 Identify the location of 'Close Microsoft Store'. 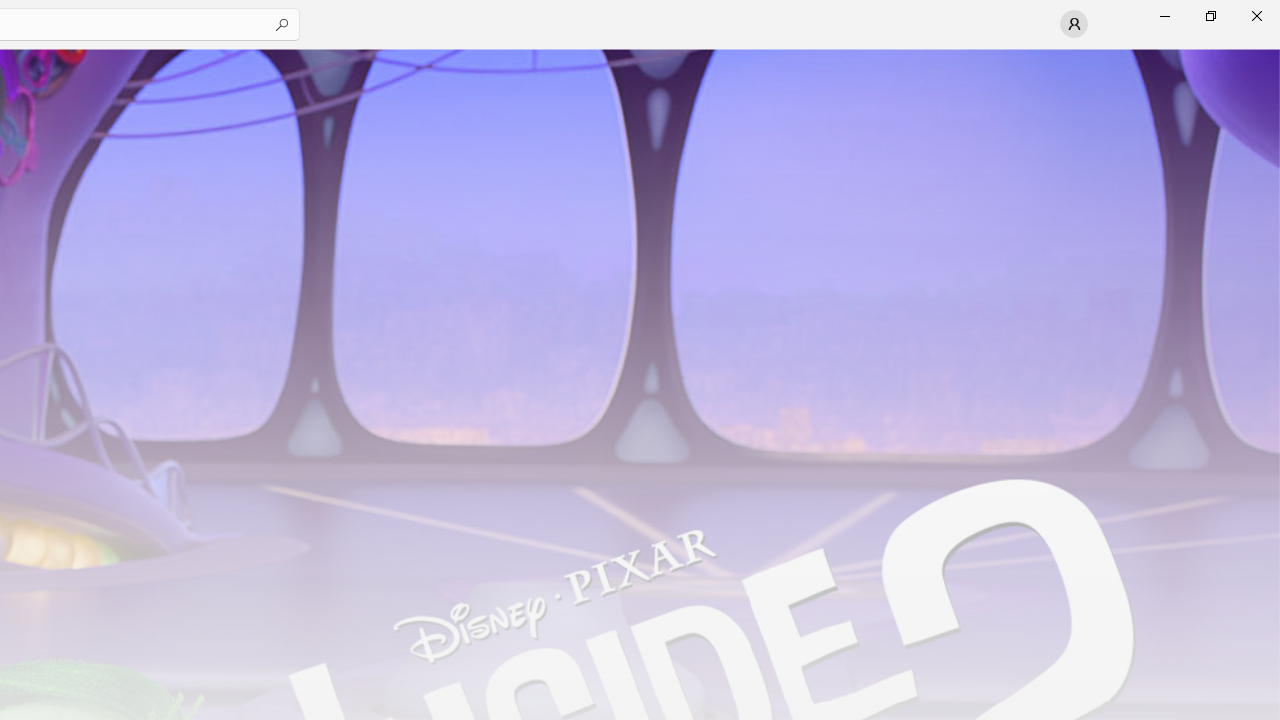
(1255, 15).